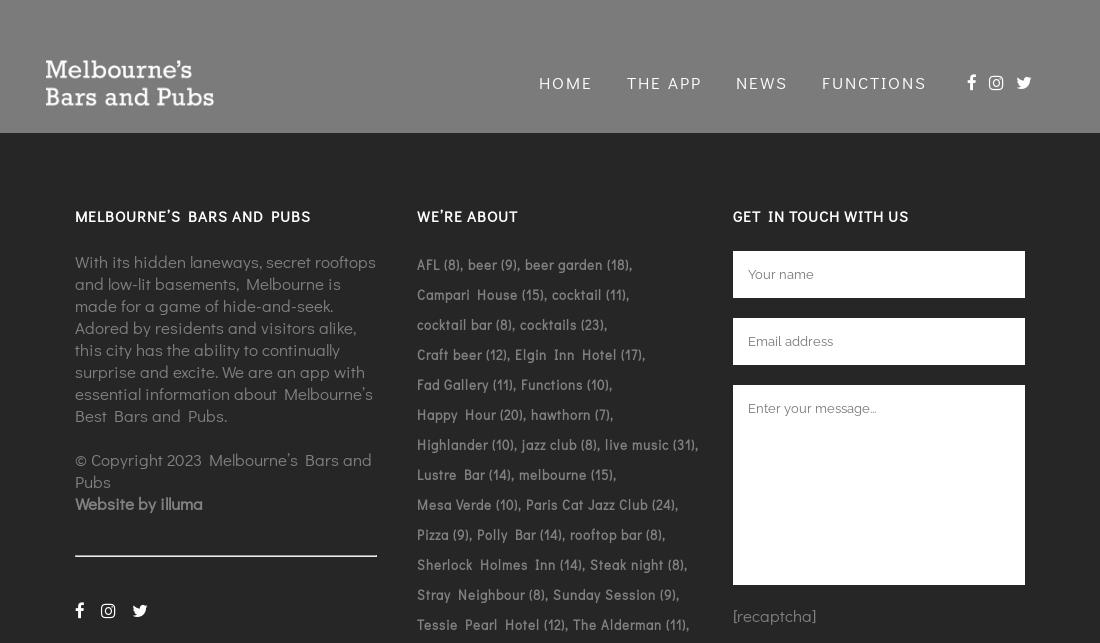 Image resolution: width=1100 pixels, height=643 pixels. What do you see at coordinates (636, 442) in the screenshot?
I see `'live music'` at bounding box center [636, 442].